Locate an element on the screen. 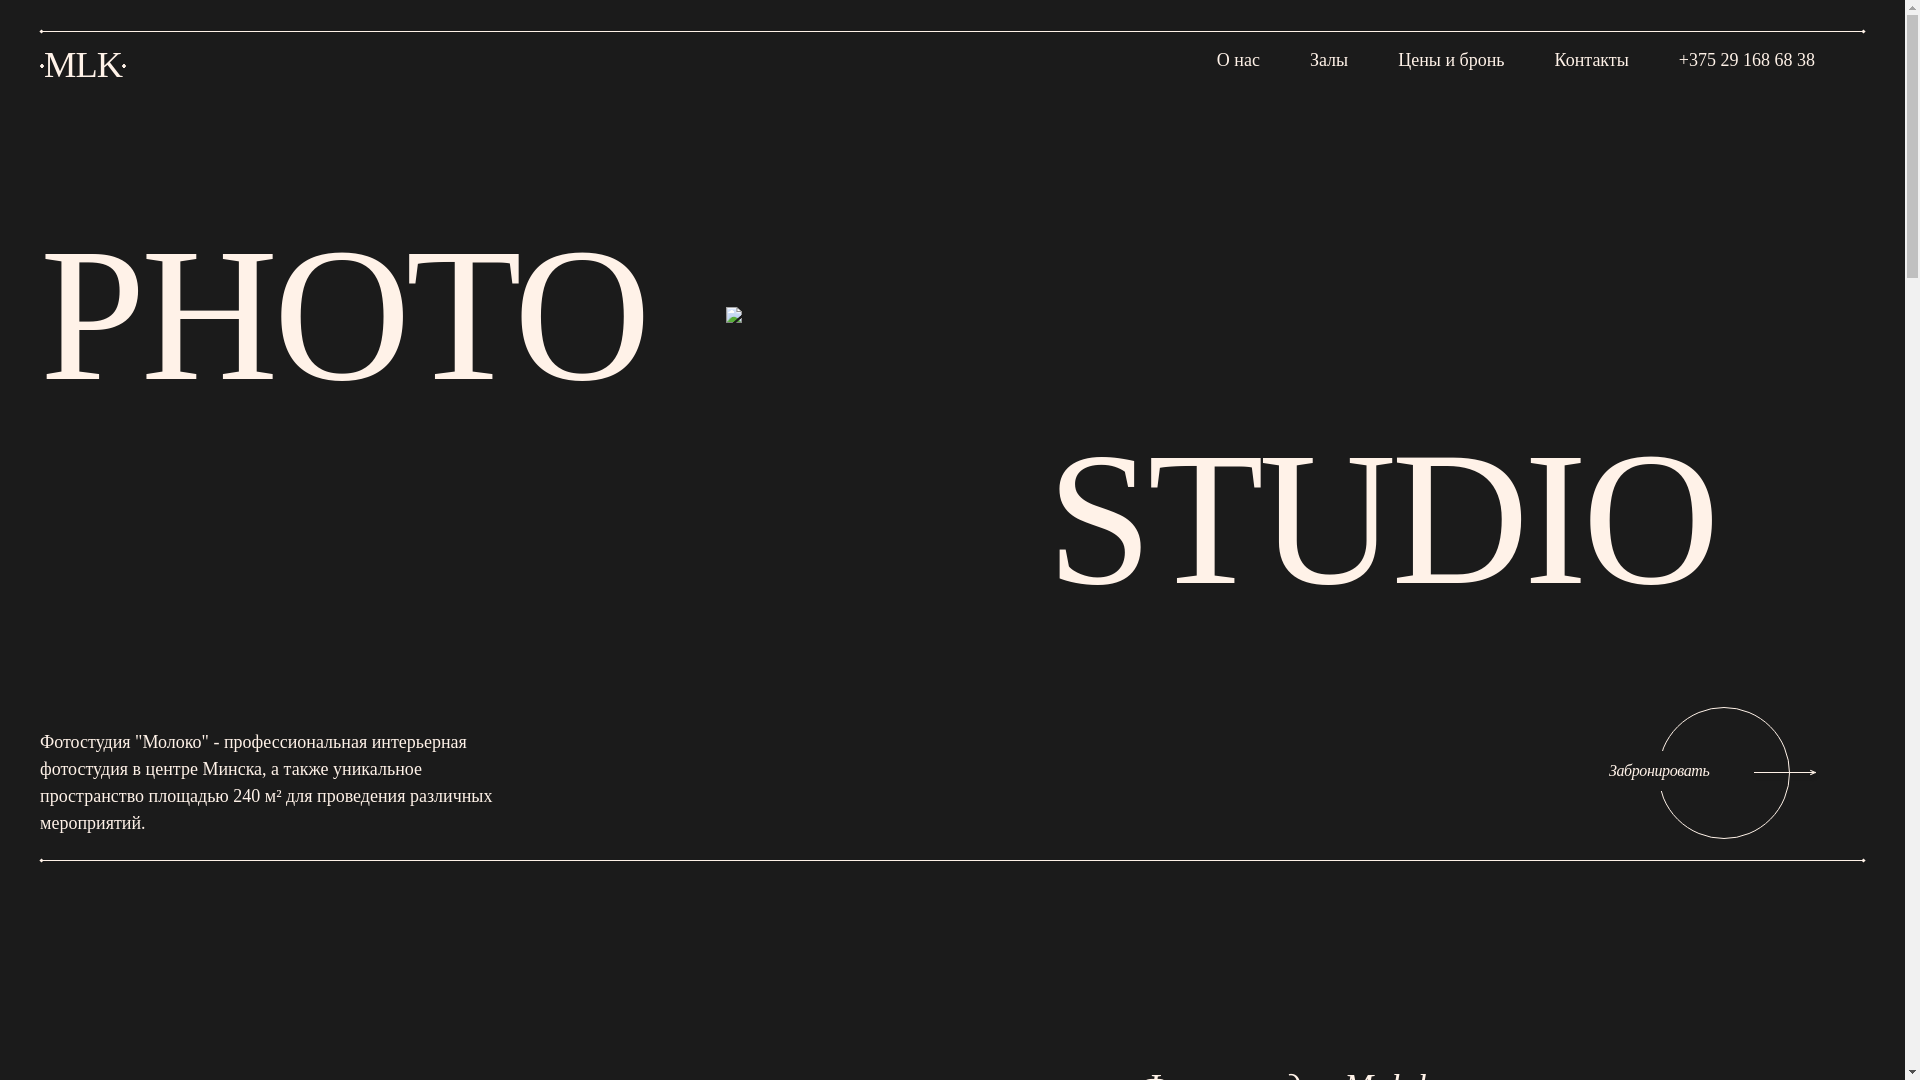  '+375 29 168 68 38' is located at coordinates (1746, 56).